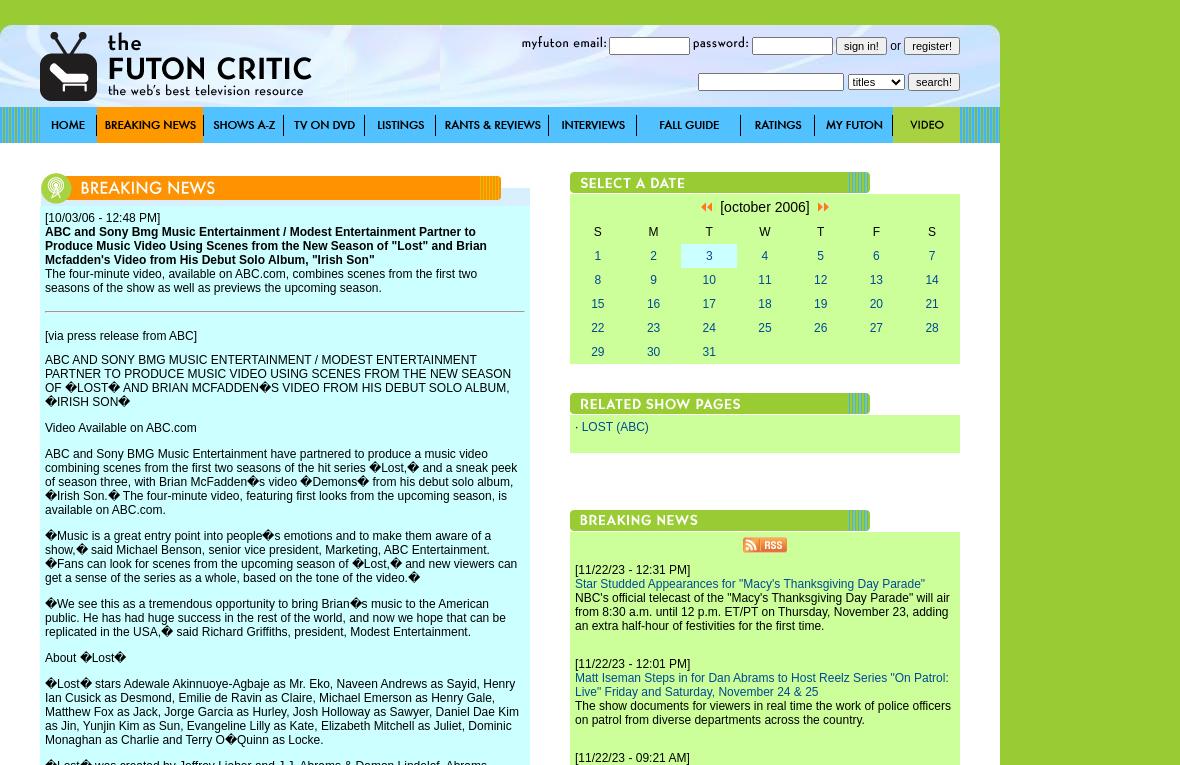  What do you see at coordinates (700, 278) in the screenshot?
I see `'10'` at bounding box center [700, 278].